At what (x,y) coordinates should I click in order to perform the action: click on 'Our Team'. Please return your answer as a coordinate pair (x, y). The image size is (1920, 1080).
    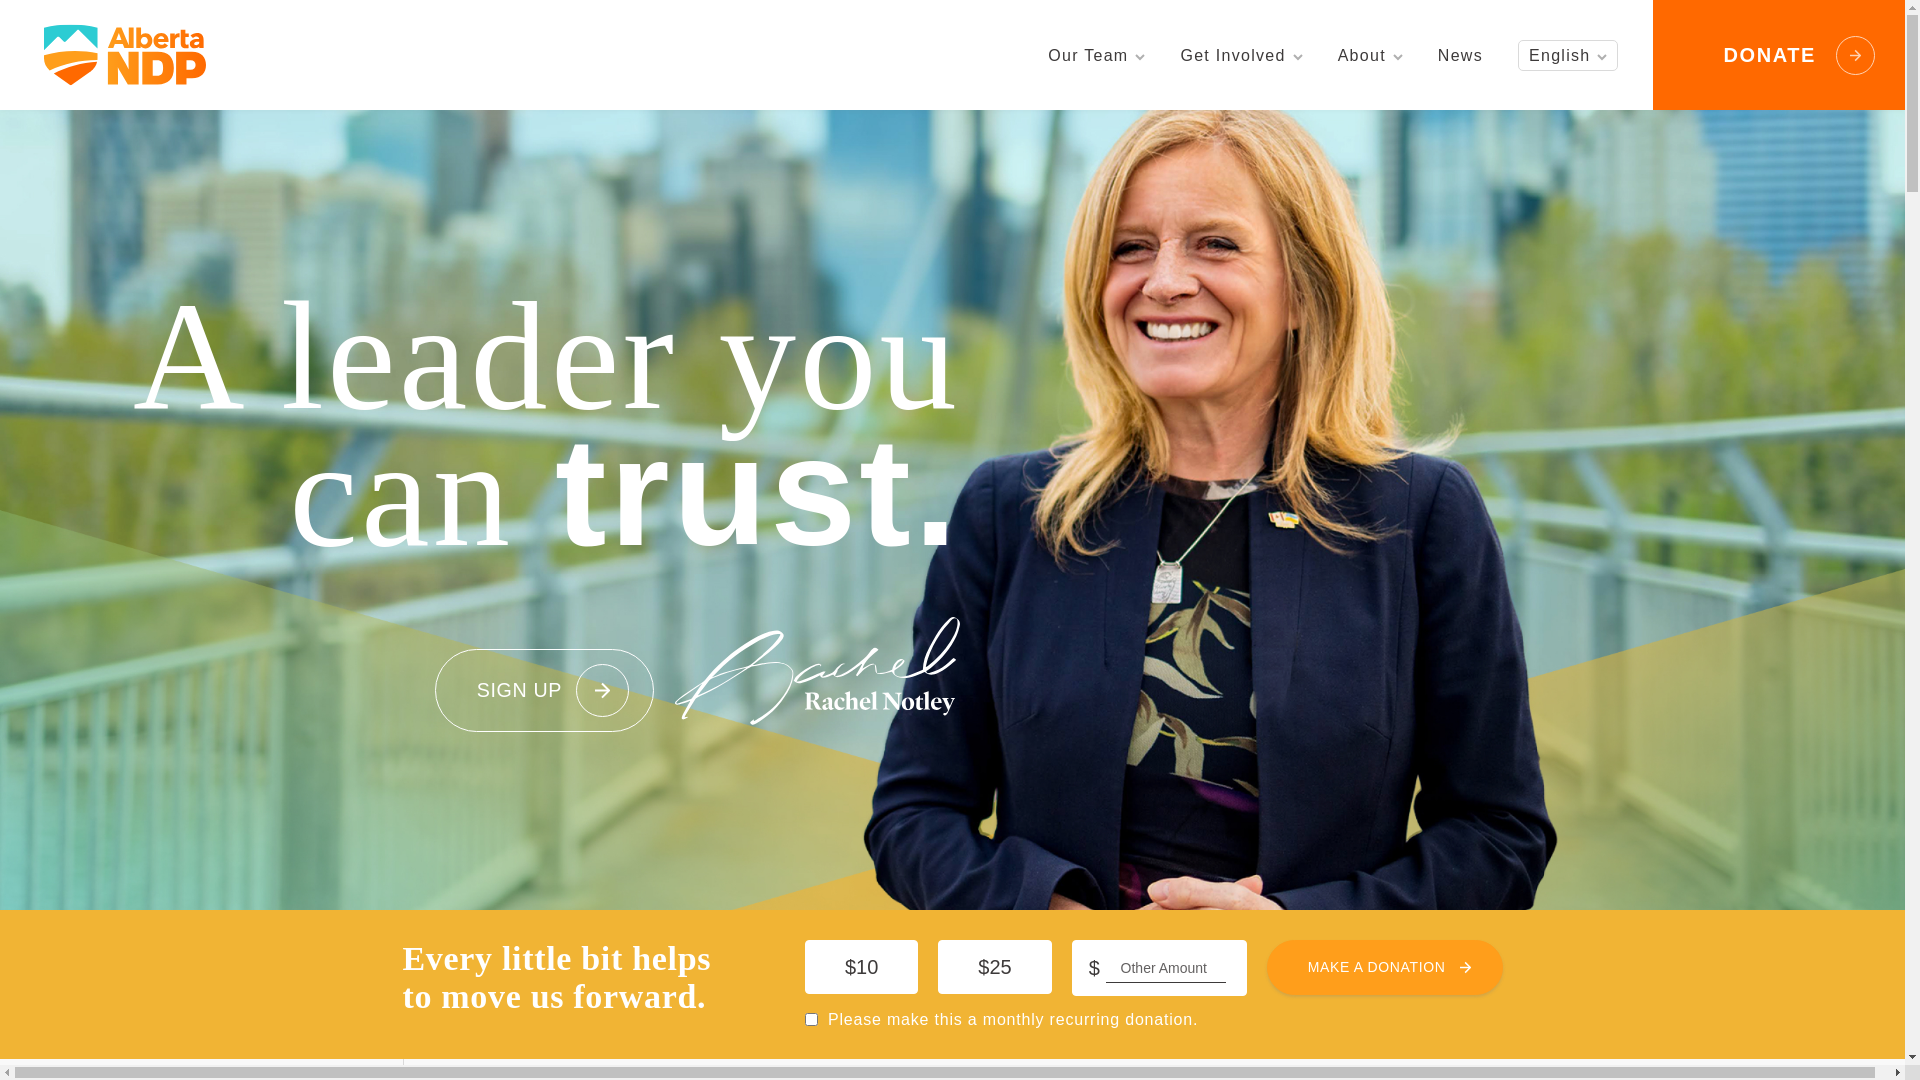
    Looking at the image, I should click on (1095, 54).